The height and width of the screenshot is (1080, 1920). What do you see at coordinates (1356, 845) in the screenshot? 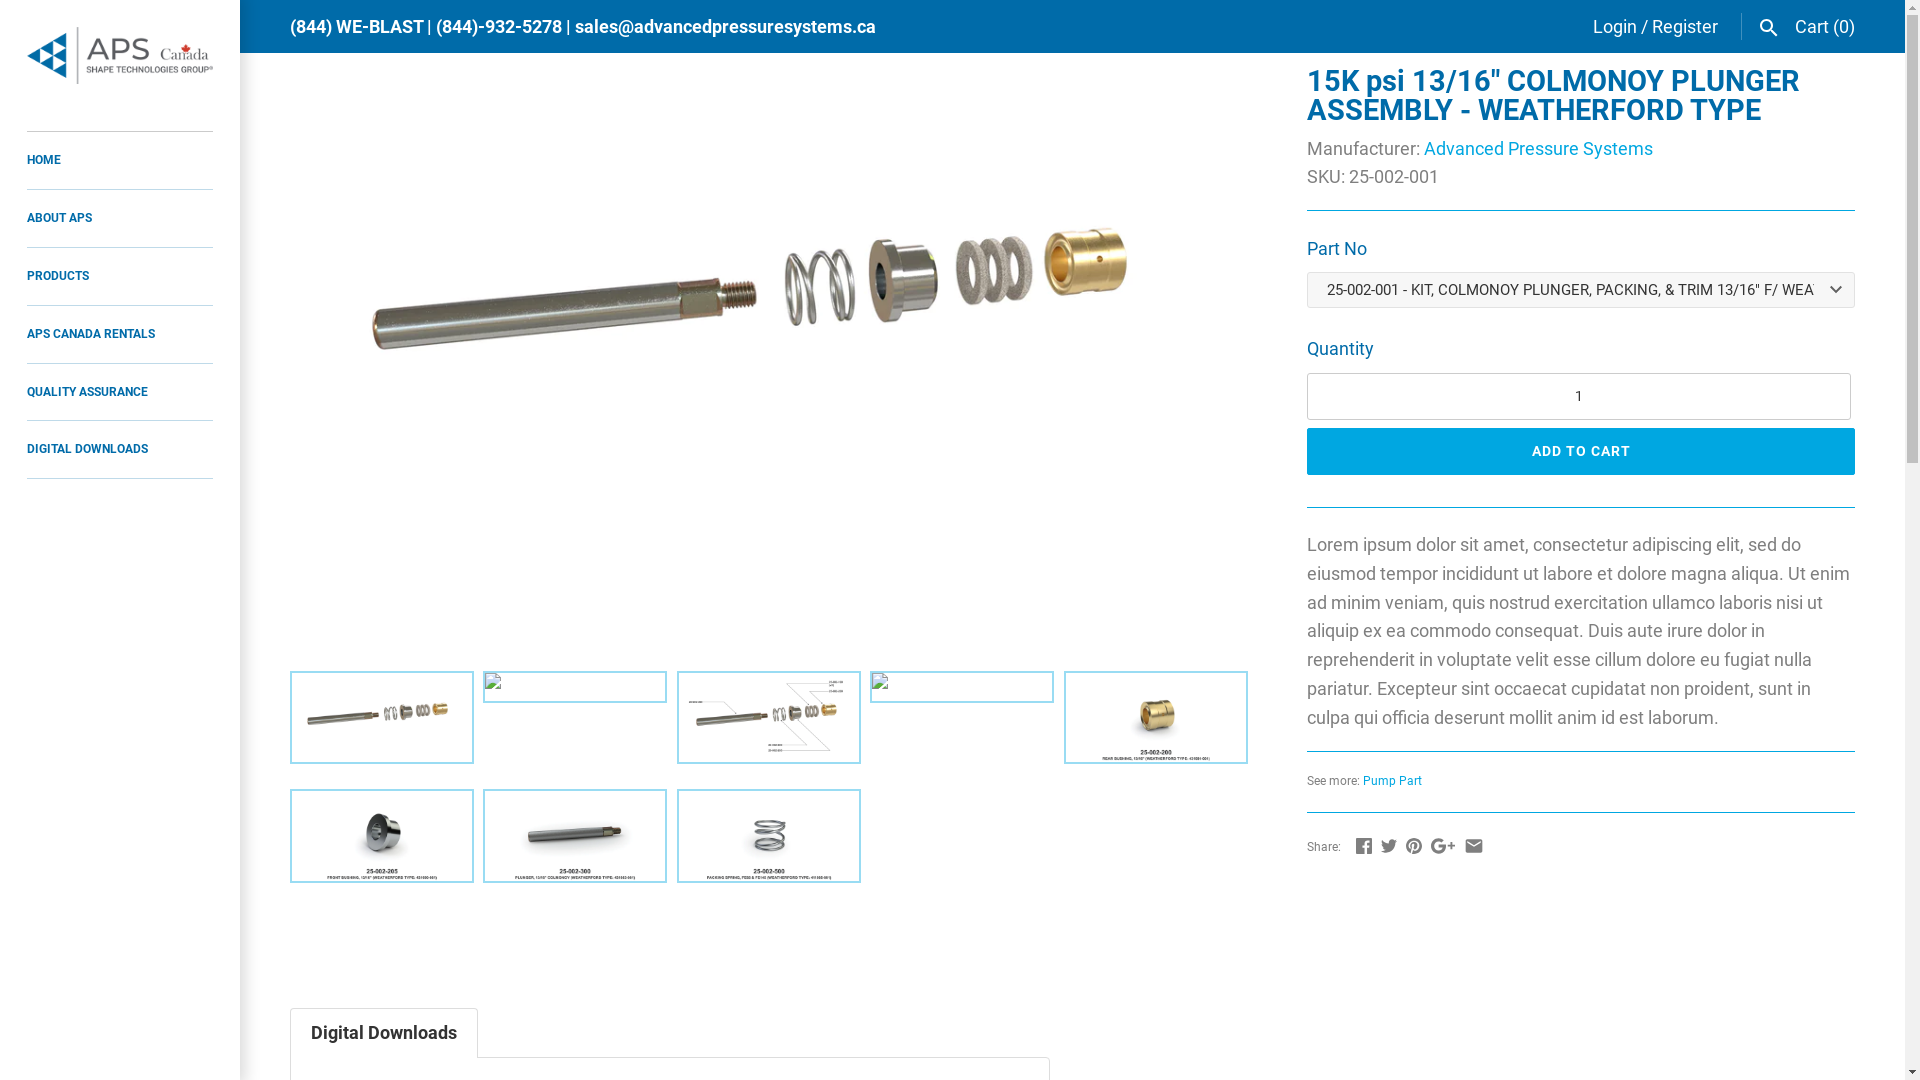
I see `'Facebook'` at bounding box center [1356, 845].